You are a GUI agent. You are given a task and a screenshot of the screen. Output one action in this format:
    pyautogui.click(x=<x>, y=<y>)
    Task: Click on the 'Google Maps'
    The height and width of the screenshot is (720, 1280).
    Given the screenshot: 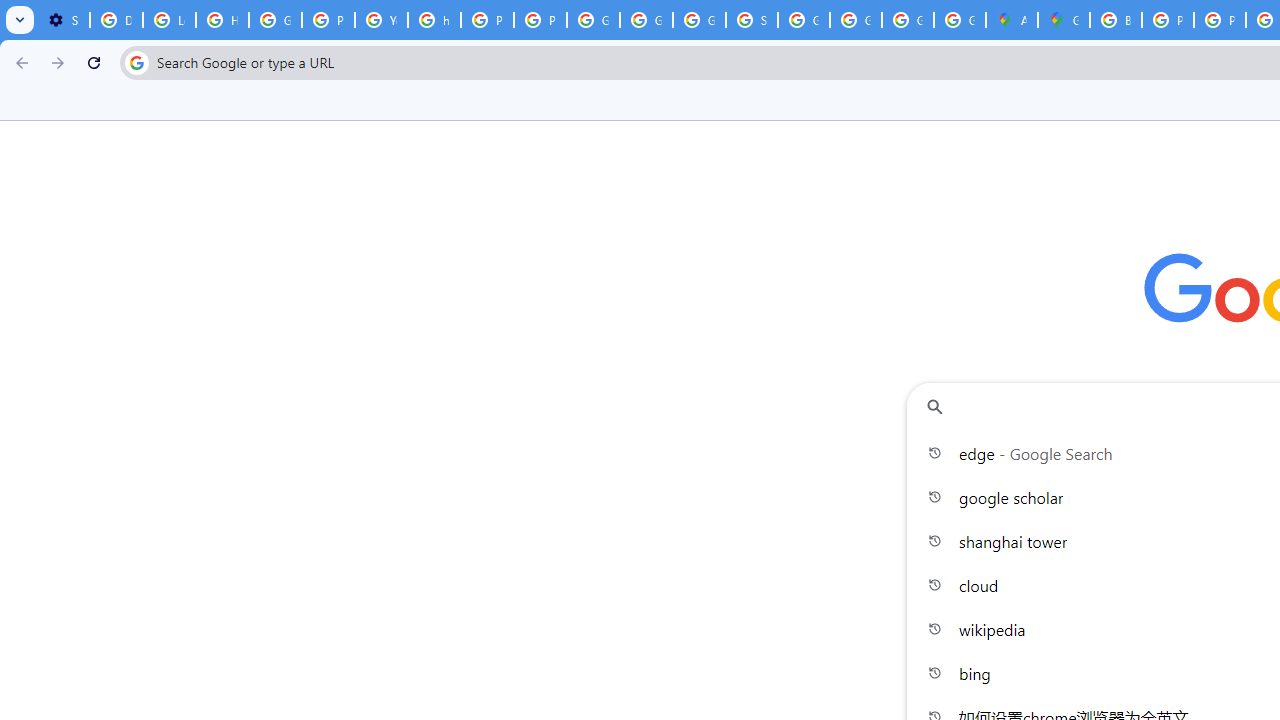 What is the action you would take?
    pyautogui.click(x=1063, y=20)
    